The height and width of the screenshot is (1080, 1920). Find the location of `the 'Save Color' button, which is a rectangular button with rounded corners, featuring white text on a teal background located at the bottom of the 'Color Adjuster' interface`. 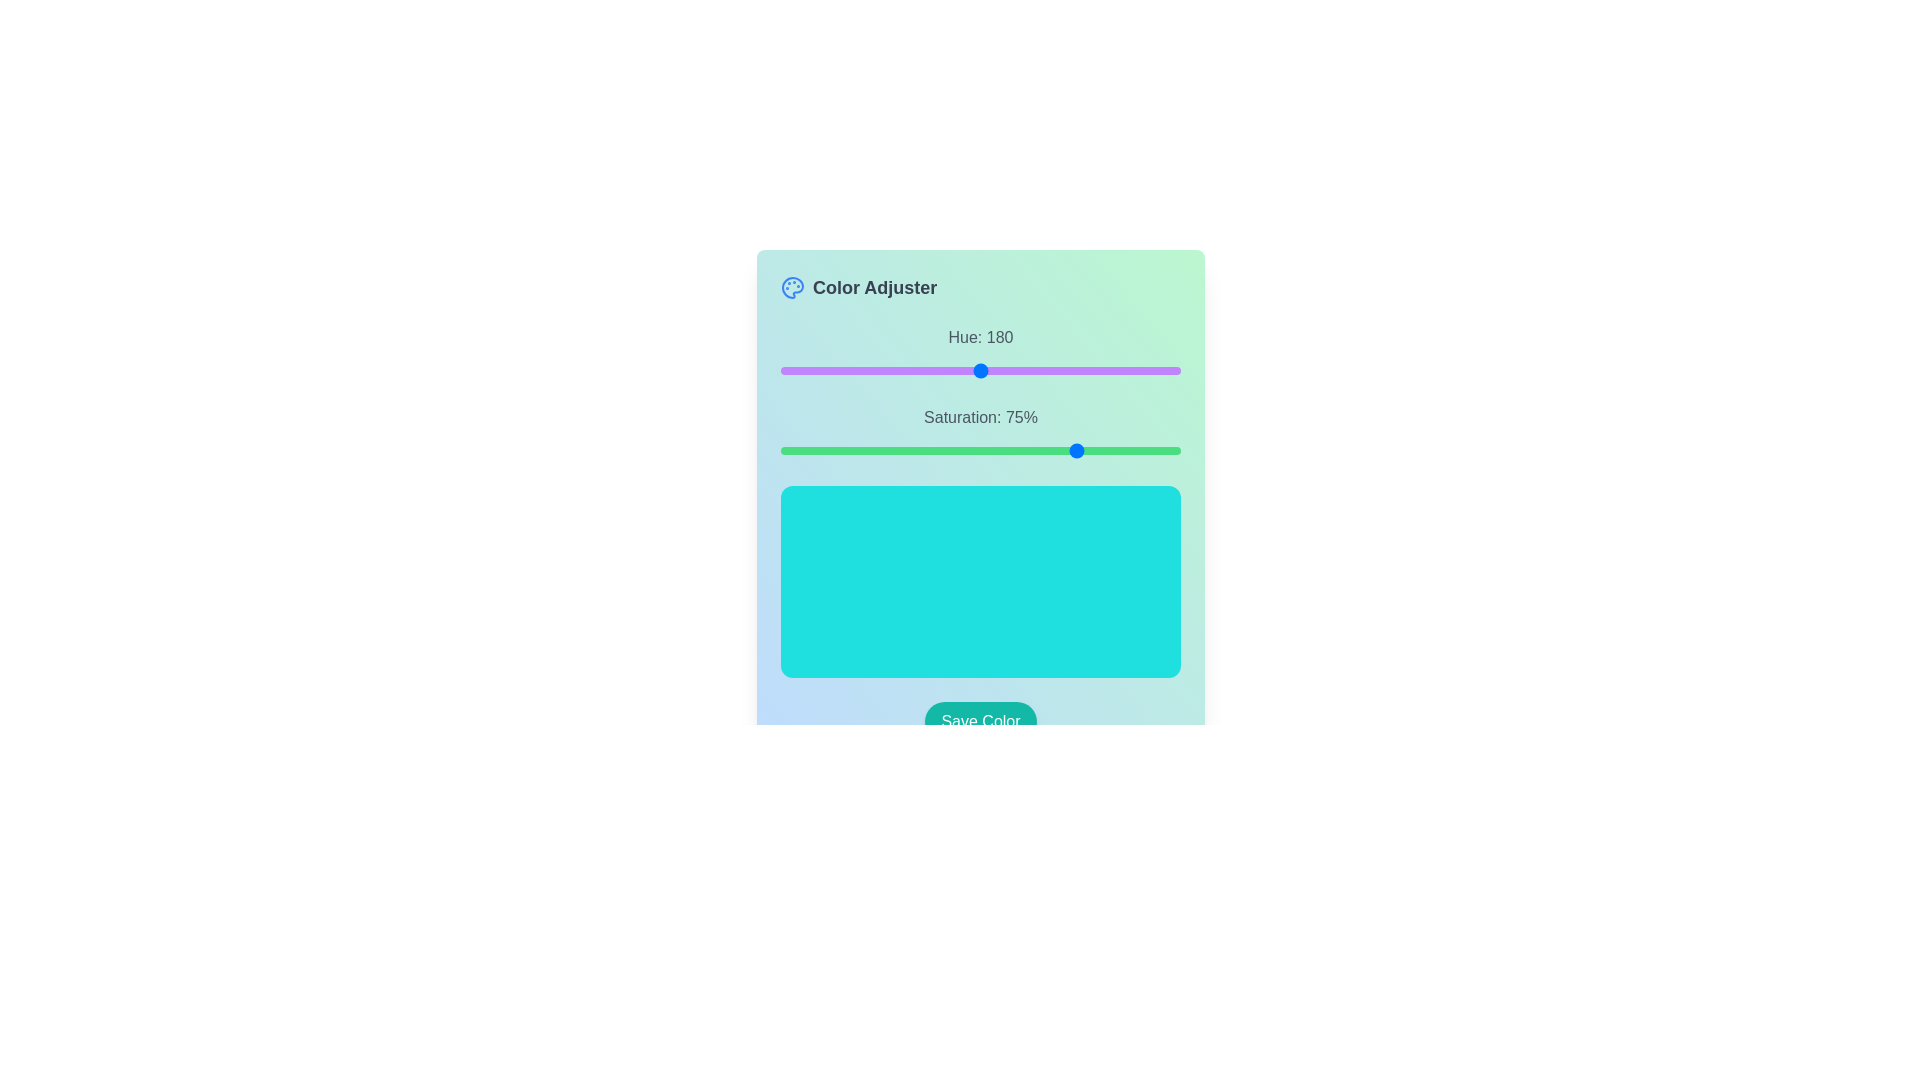

the 'Save Color' button, which is a rectangular button with rounded corners, featuring white text on a teal background located at the bottom of the 'Color Adjuster' interface is located at coordinates (980, 721).